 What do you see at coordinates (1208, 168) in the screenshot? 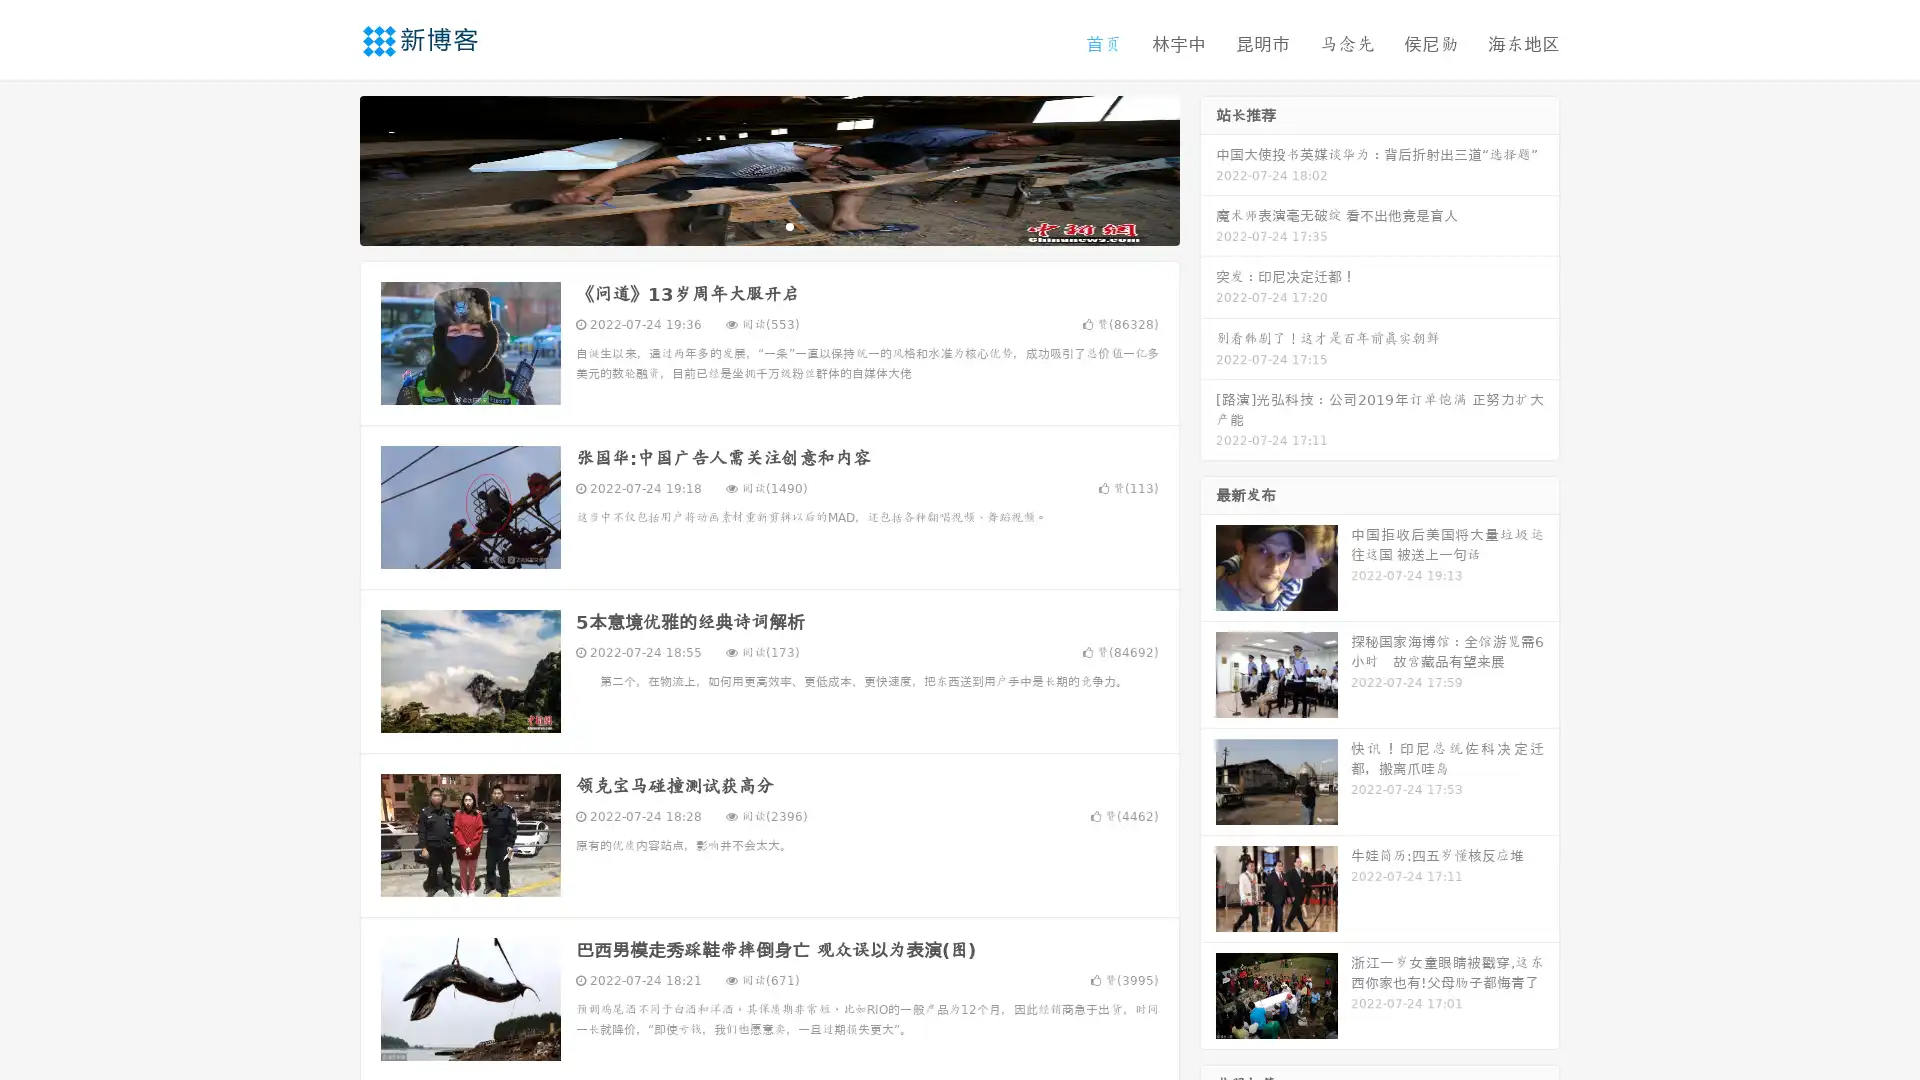
I see `Next slide` at bounding box center [1208, 168].